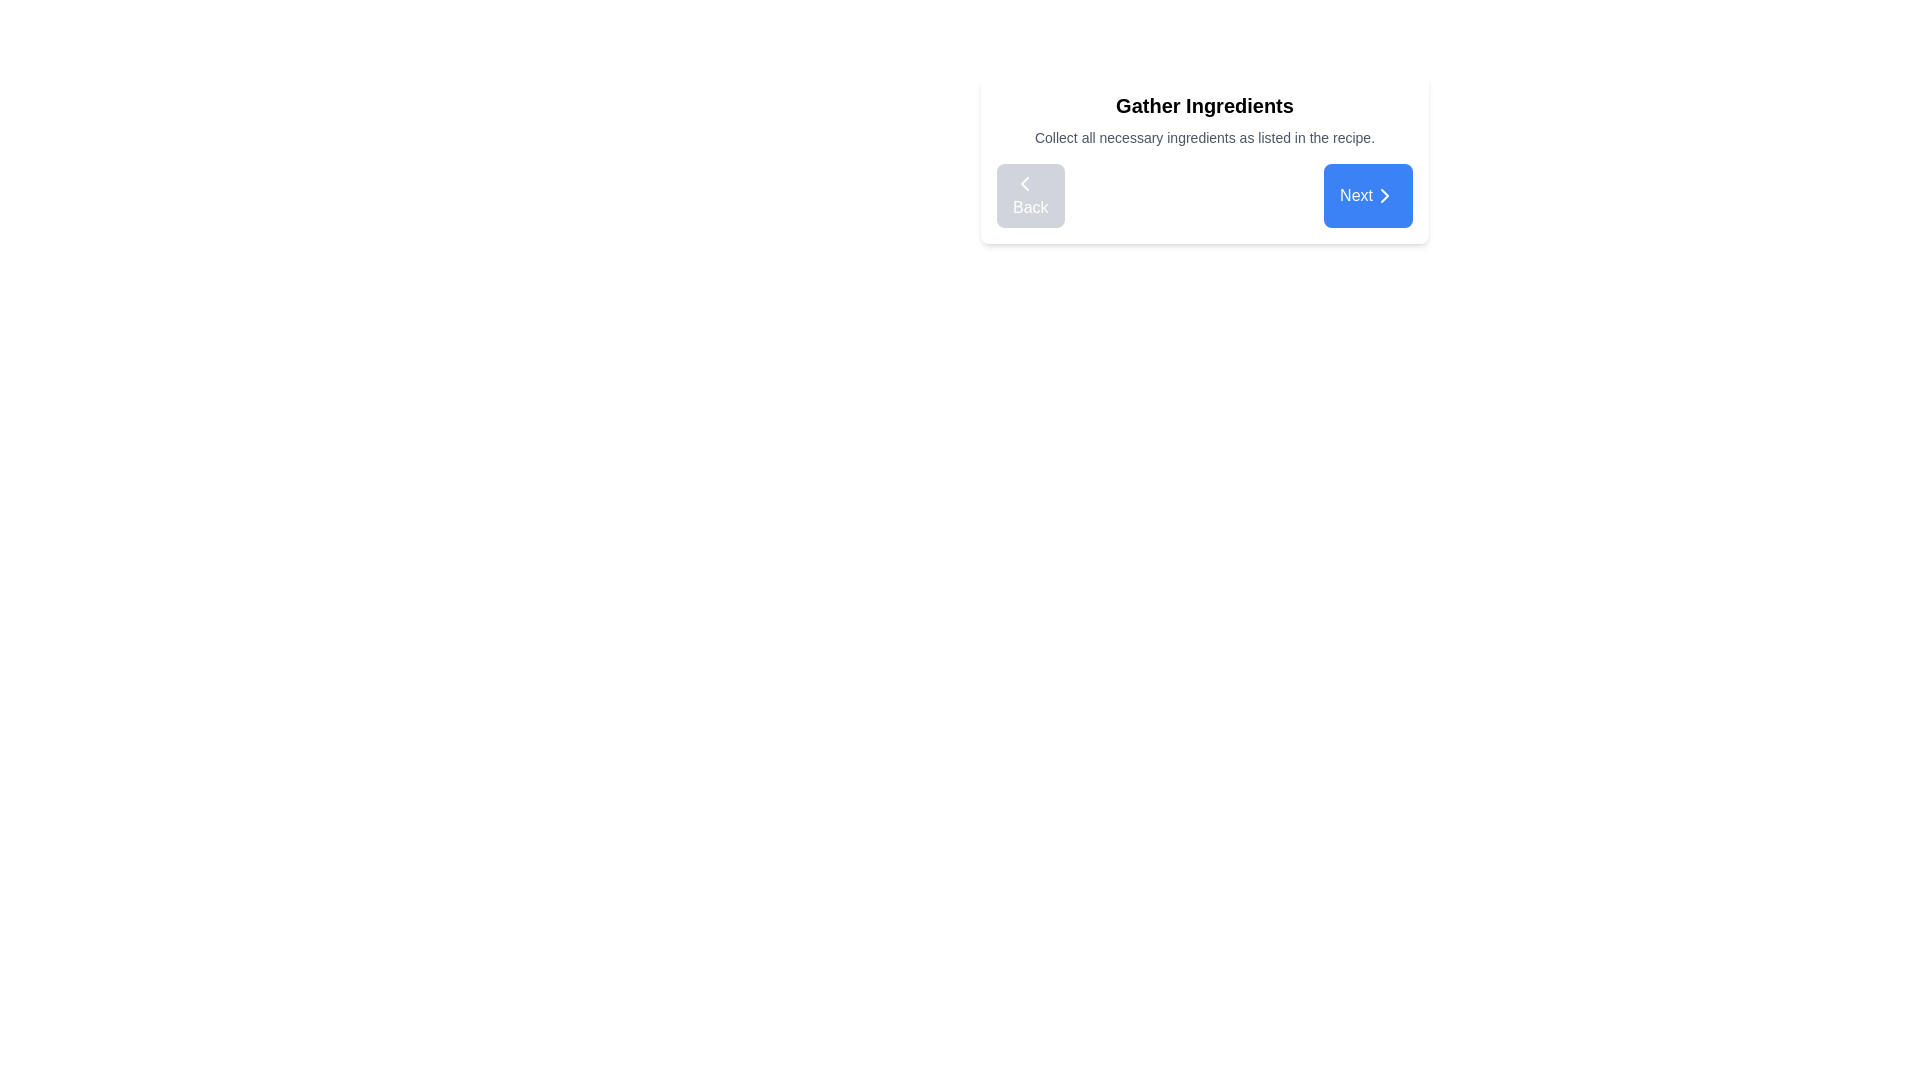 The width and height of the screenshot is (1920, 1080). What do you see at coordinates (1384, 196) in the screenshot?
I see `the 'Next' button, which is located at the bottom-right corner of the interface card and contains a right-pointing chevron SVG icon as a visual indicator` at bounding box center [1384, 196].